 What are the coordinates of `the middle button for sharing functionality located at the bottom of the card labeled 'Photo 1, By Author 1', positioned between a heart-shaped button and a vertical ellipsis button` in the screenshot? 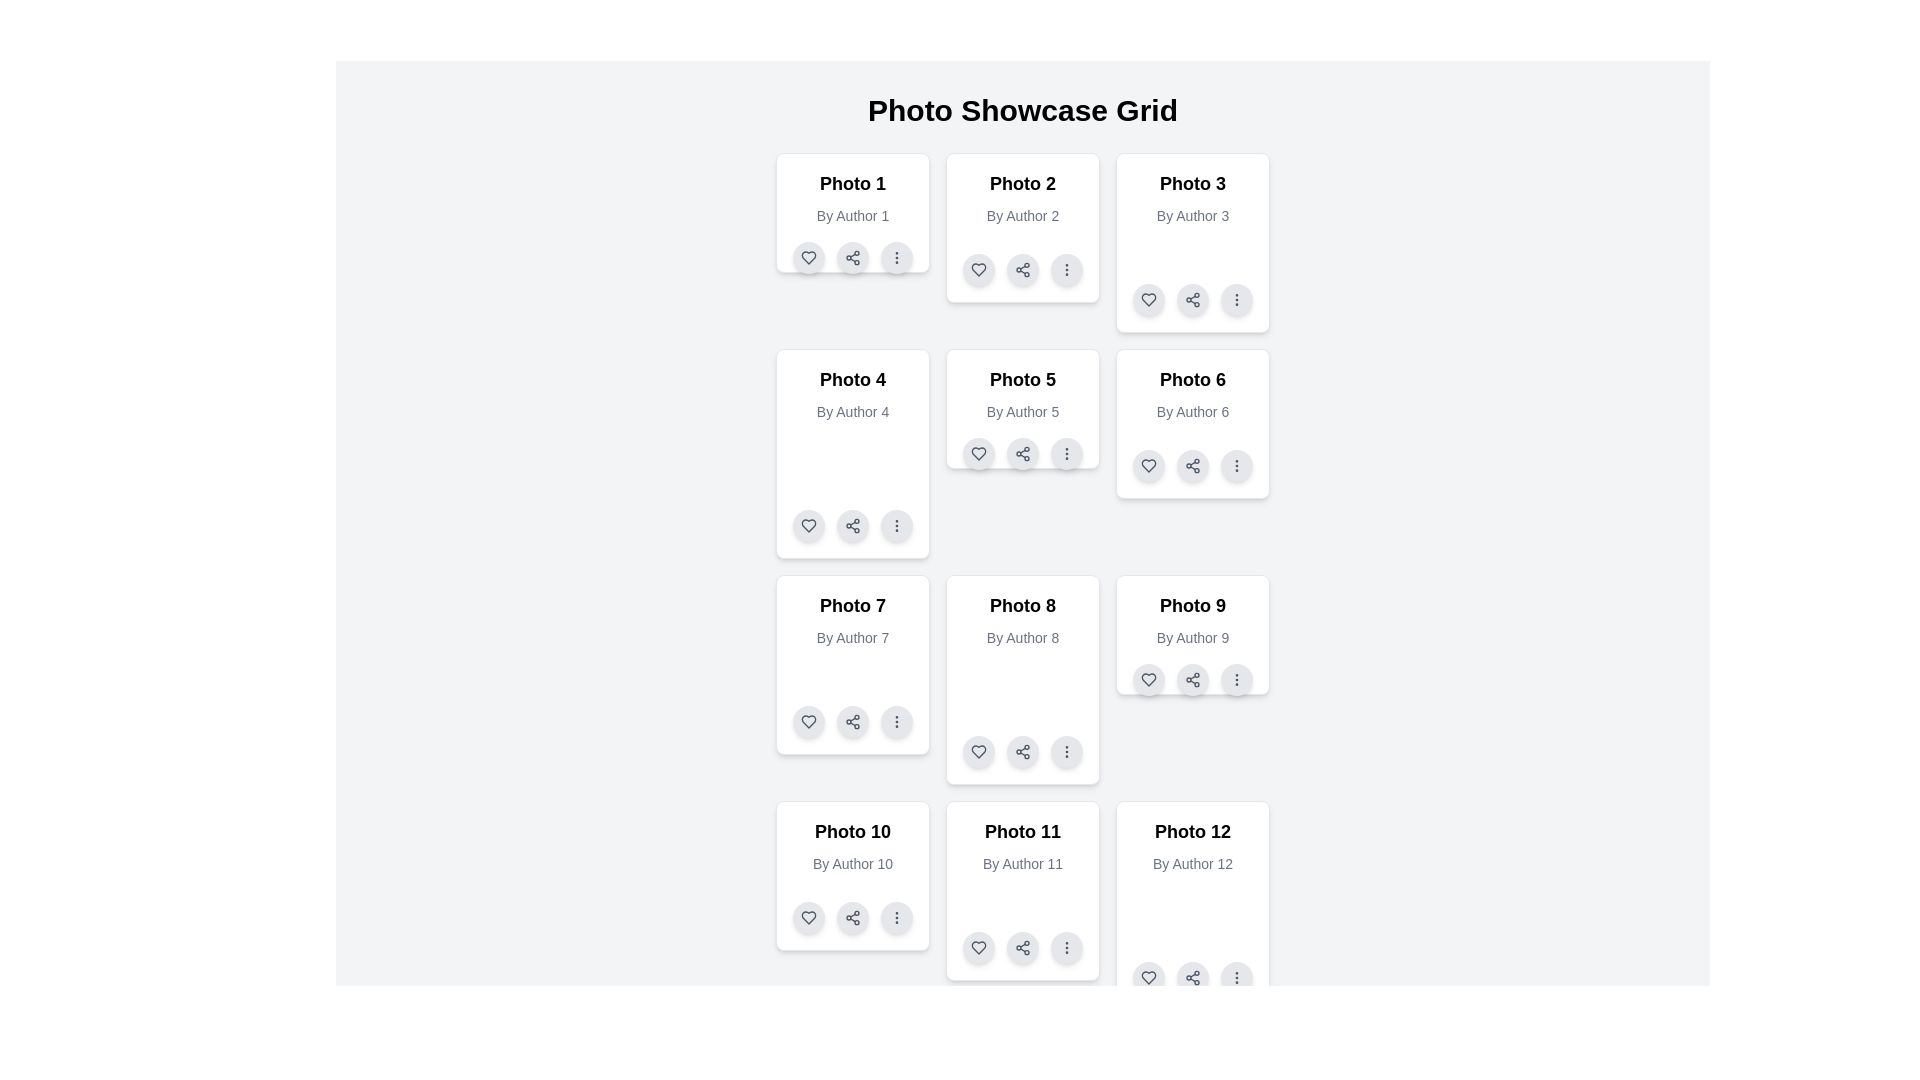 It's located at (853, 257).